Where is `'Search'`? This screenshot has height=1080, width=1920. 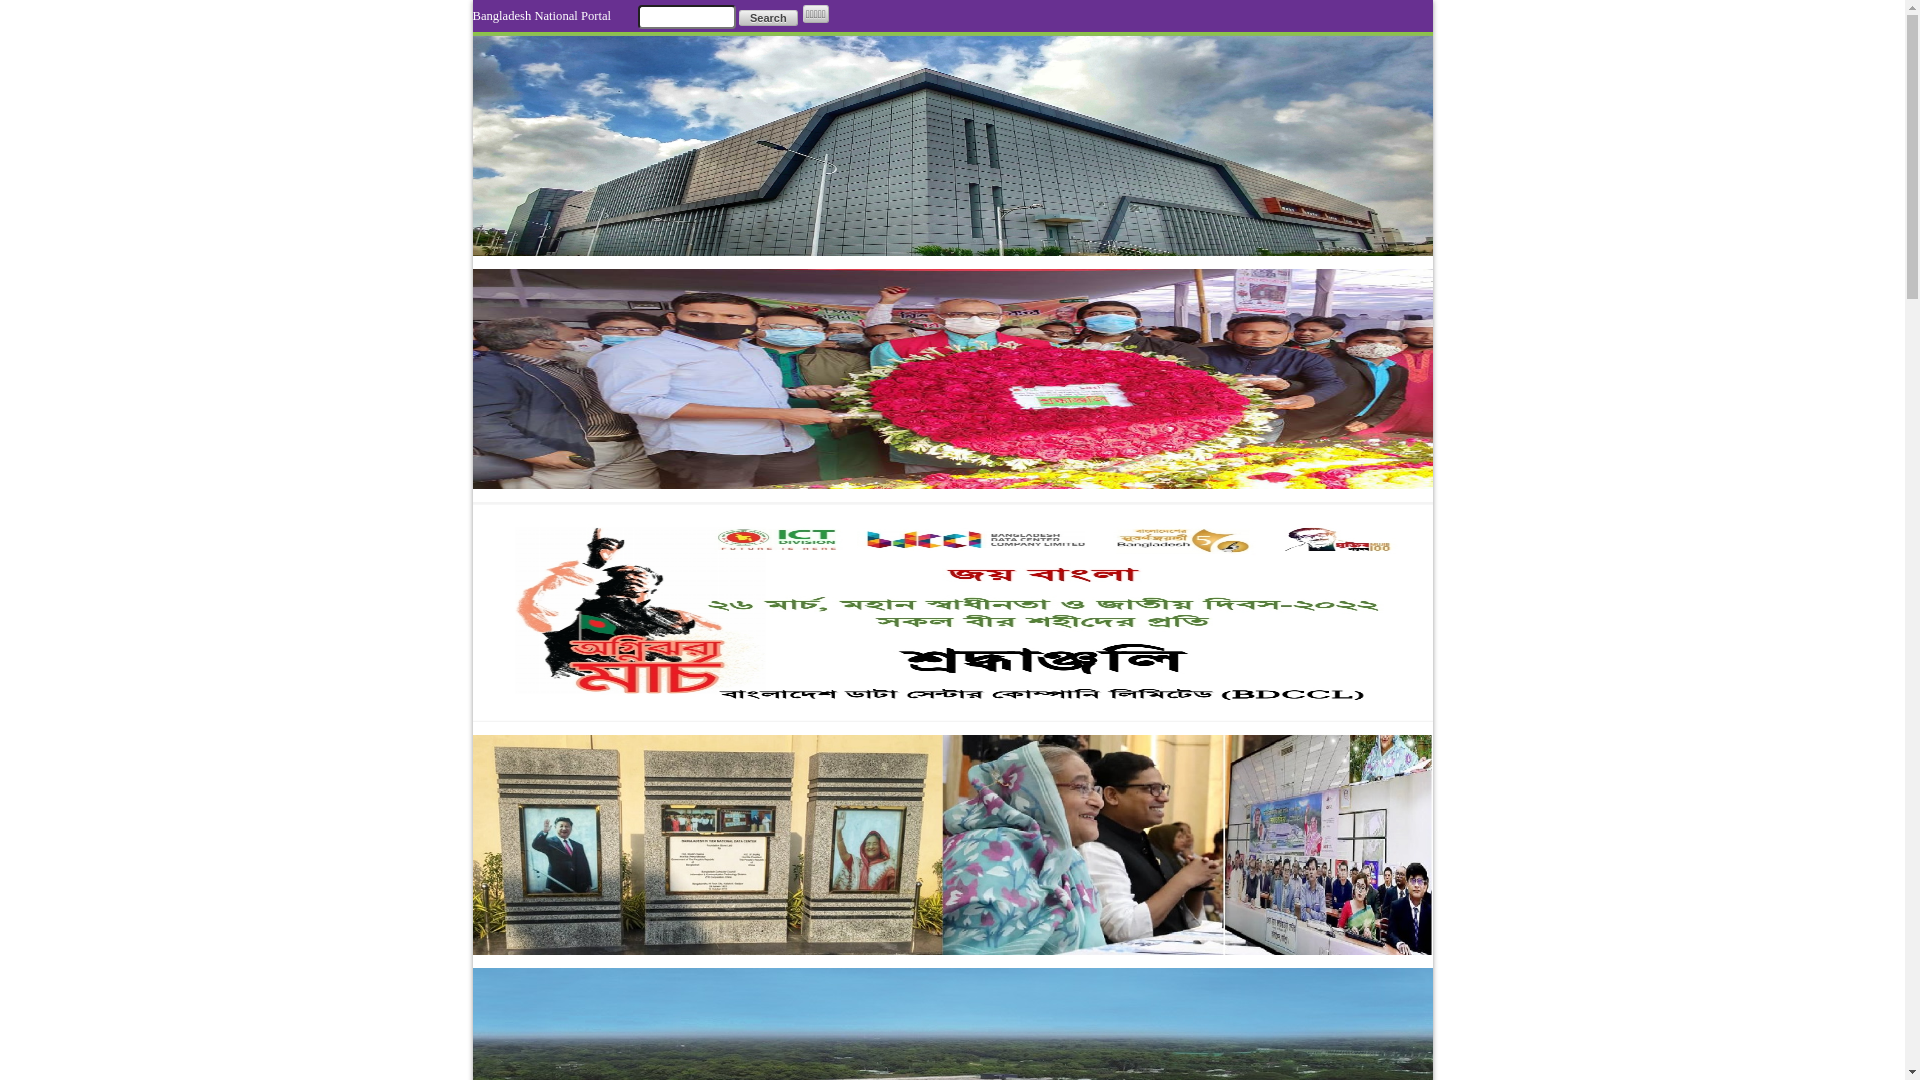
'Search' is located at coordinates (767, 18).